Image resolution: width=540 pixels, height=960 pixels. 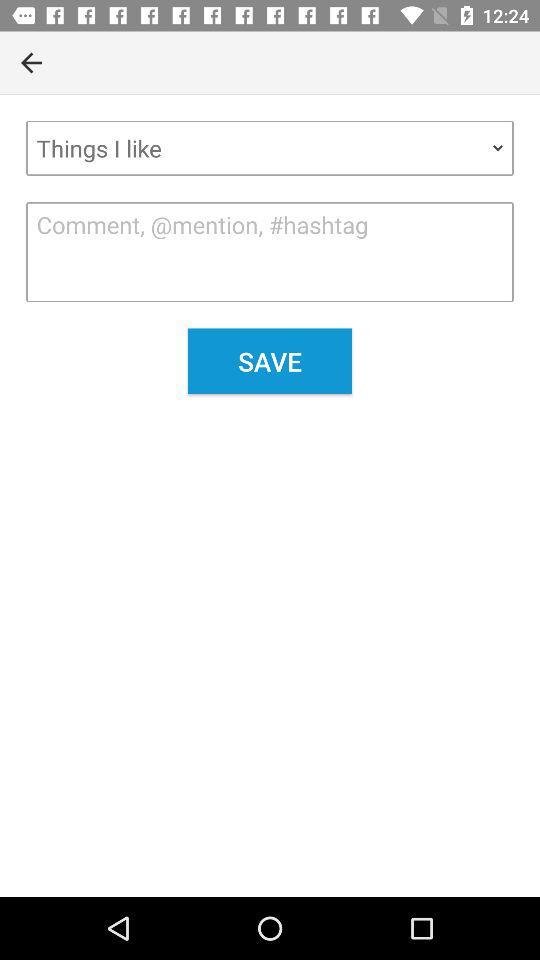 I want to click on save at the center, so click(x=270, y=360).